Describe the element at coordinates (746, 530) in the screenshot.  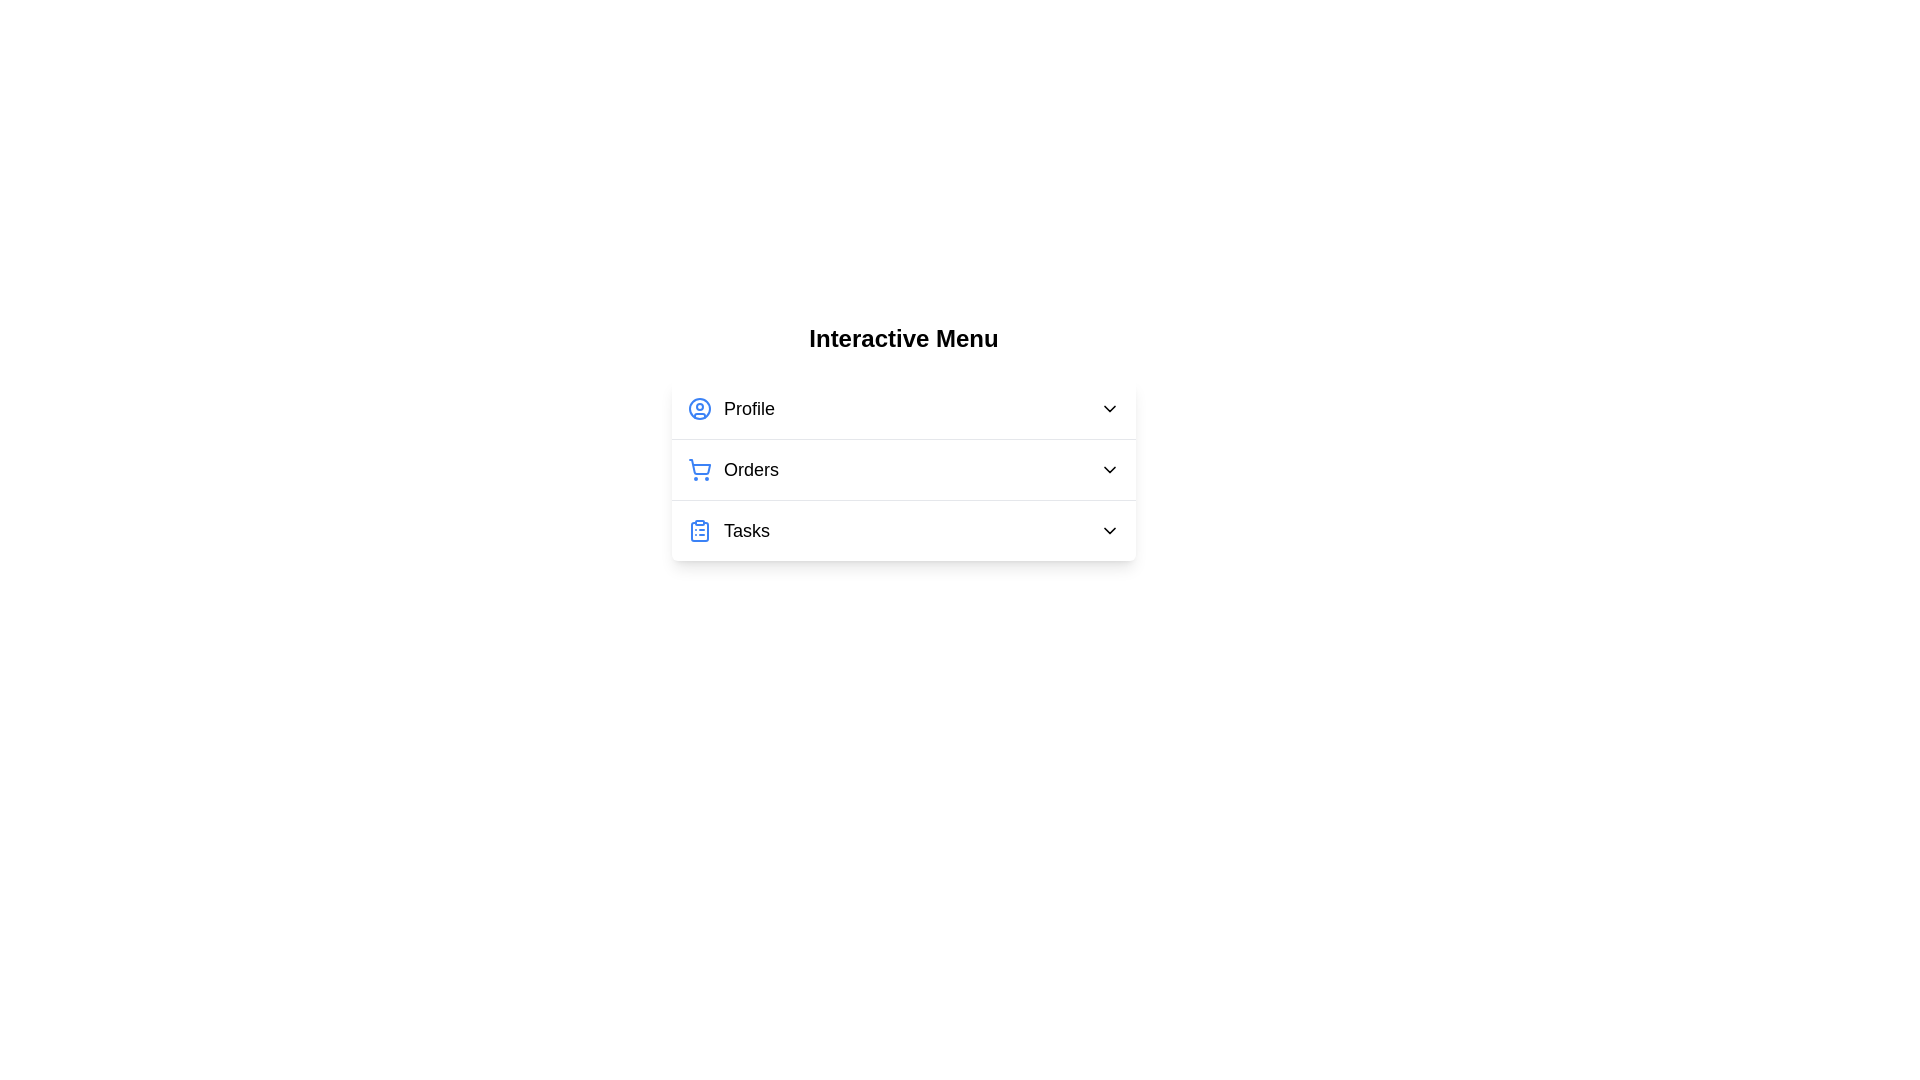
I see `the text label that represents a section or category in the interactive menu list, located below the header 'Interactive Menu'` at that location.